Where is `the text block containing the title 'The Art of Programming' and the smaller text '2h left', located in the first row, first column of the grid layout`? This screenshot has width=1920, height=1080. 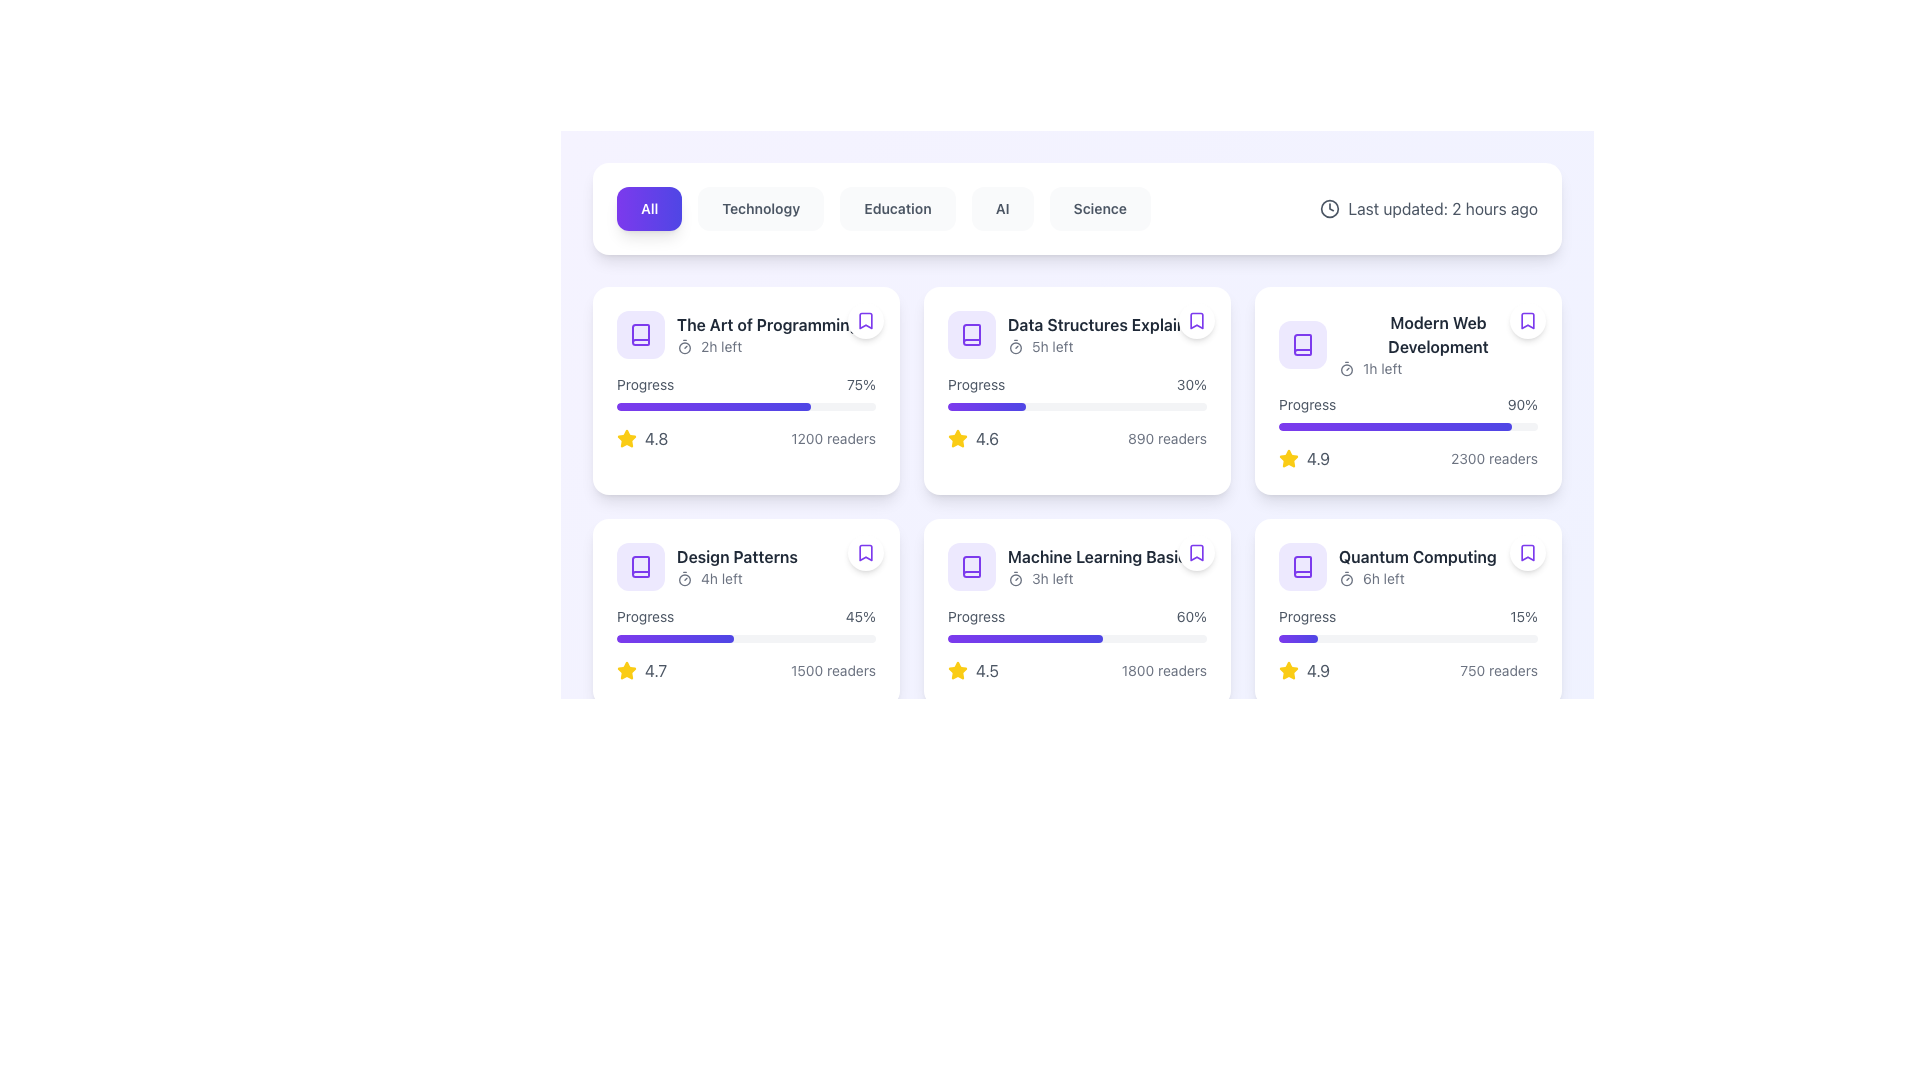
the text block containing the title 'The Art of Programming' and the smaller text '2h left', located in the first row, first column of the grid layout is located at coordinates (767, 334).